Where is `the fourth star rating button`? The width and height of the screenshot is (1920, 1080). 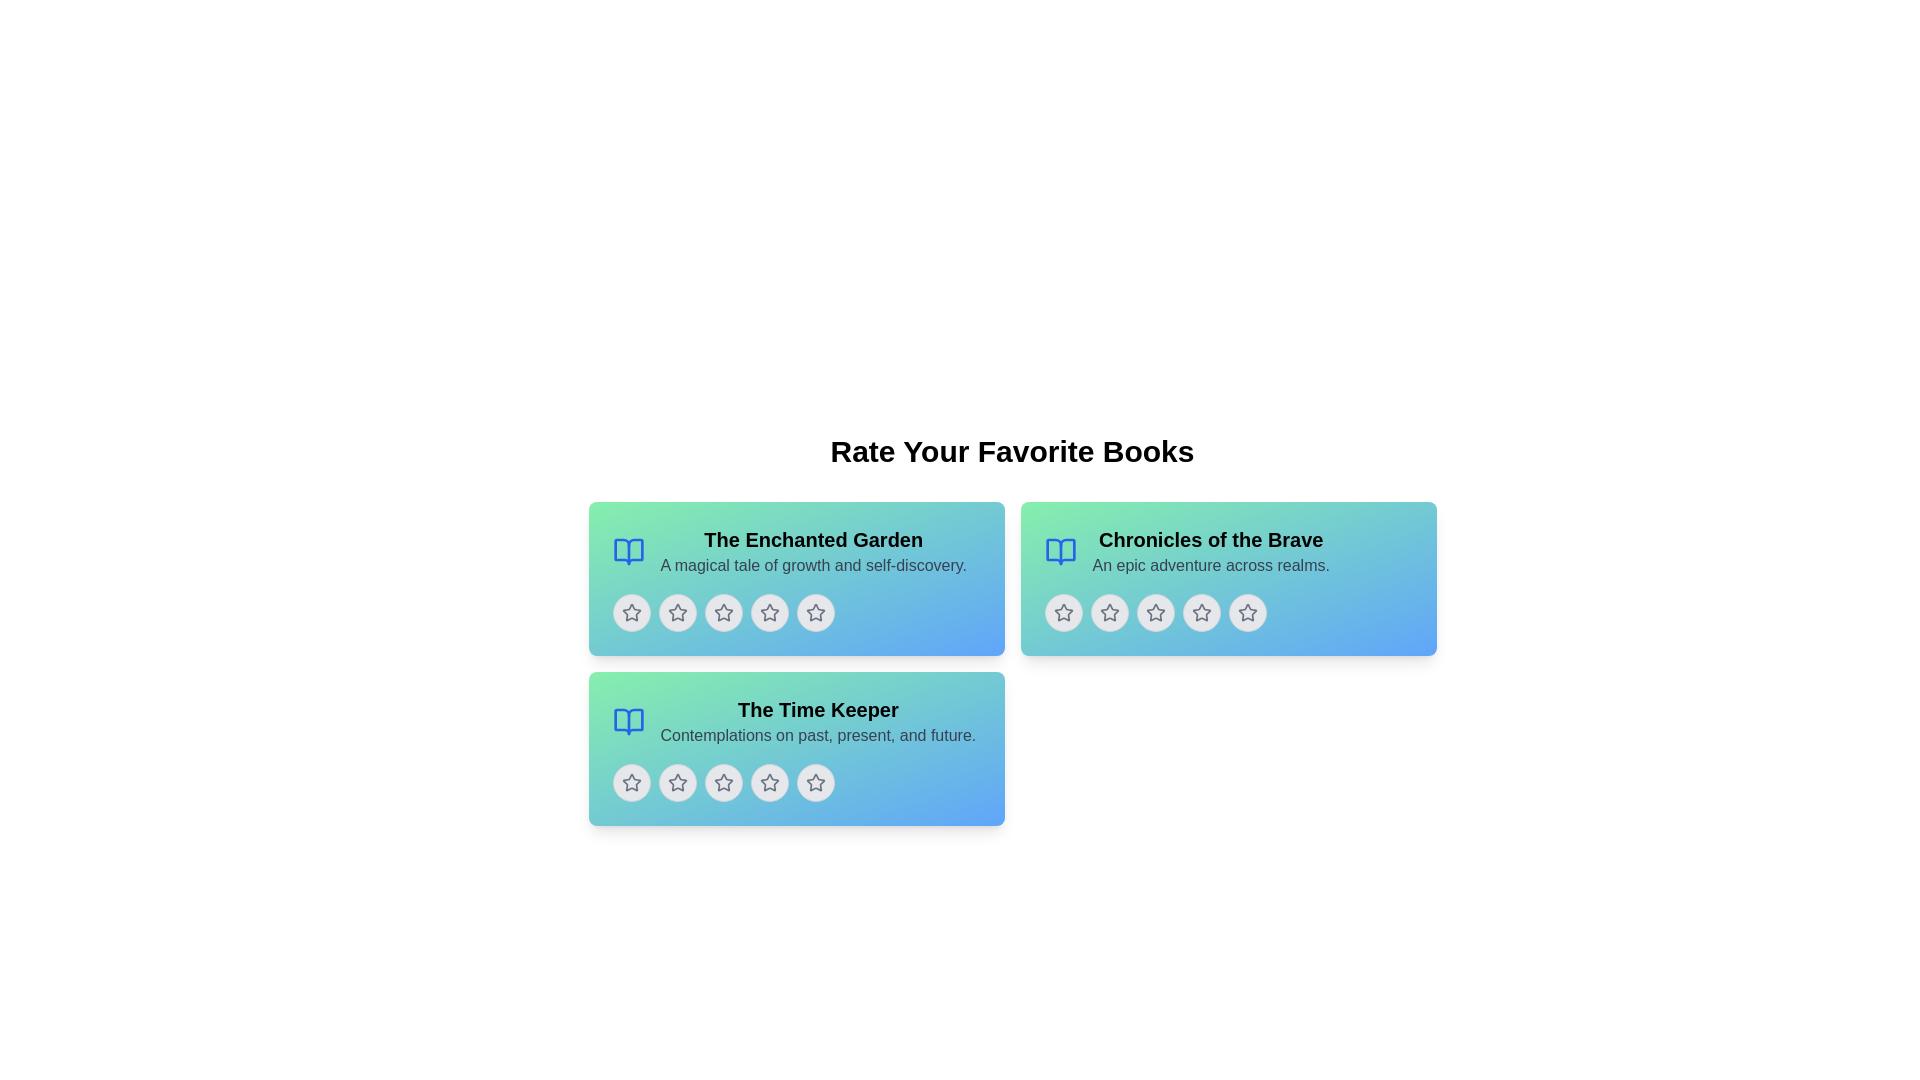 the fourth star rating button is located at coordinates (1200, 611).